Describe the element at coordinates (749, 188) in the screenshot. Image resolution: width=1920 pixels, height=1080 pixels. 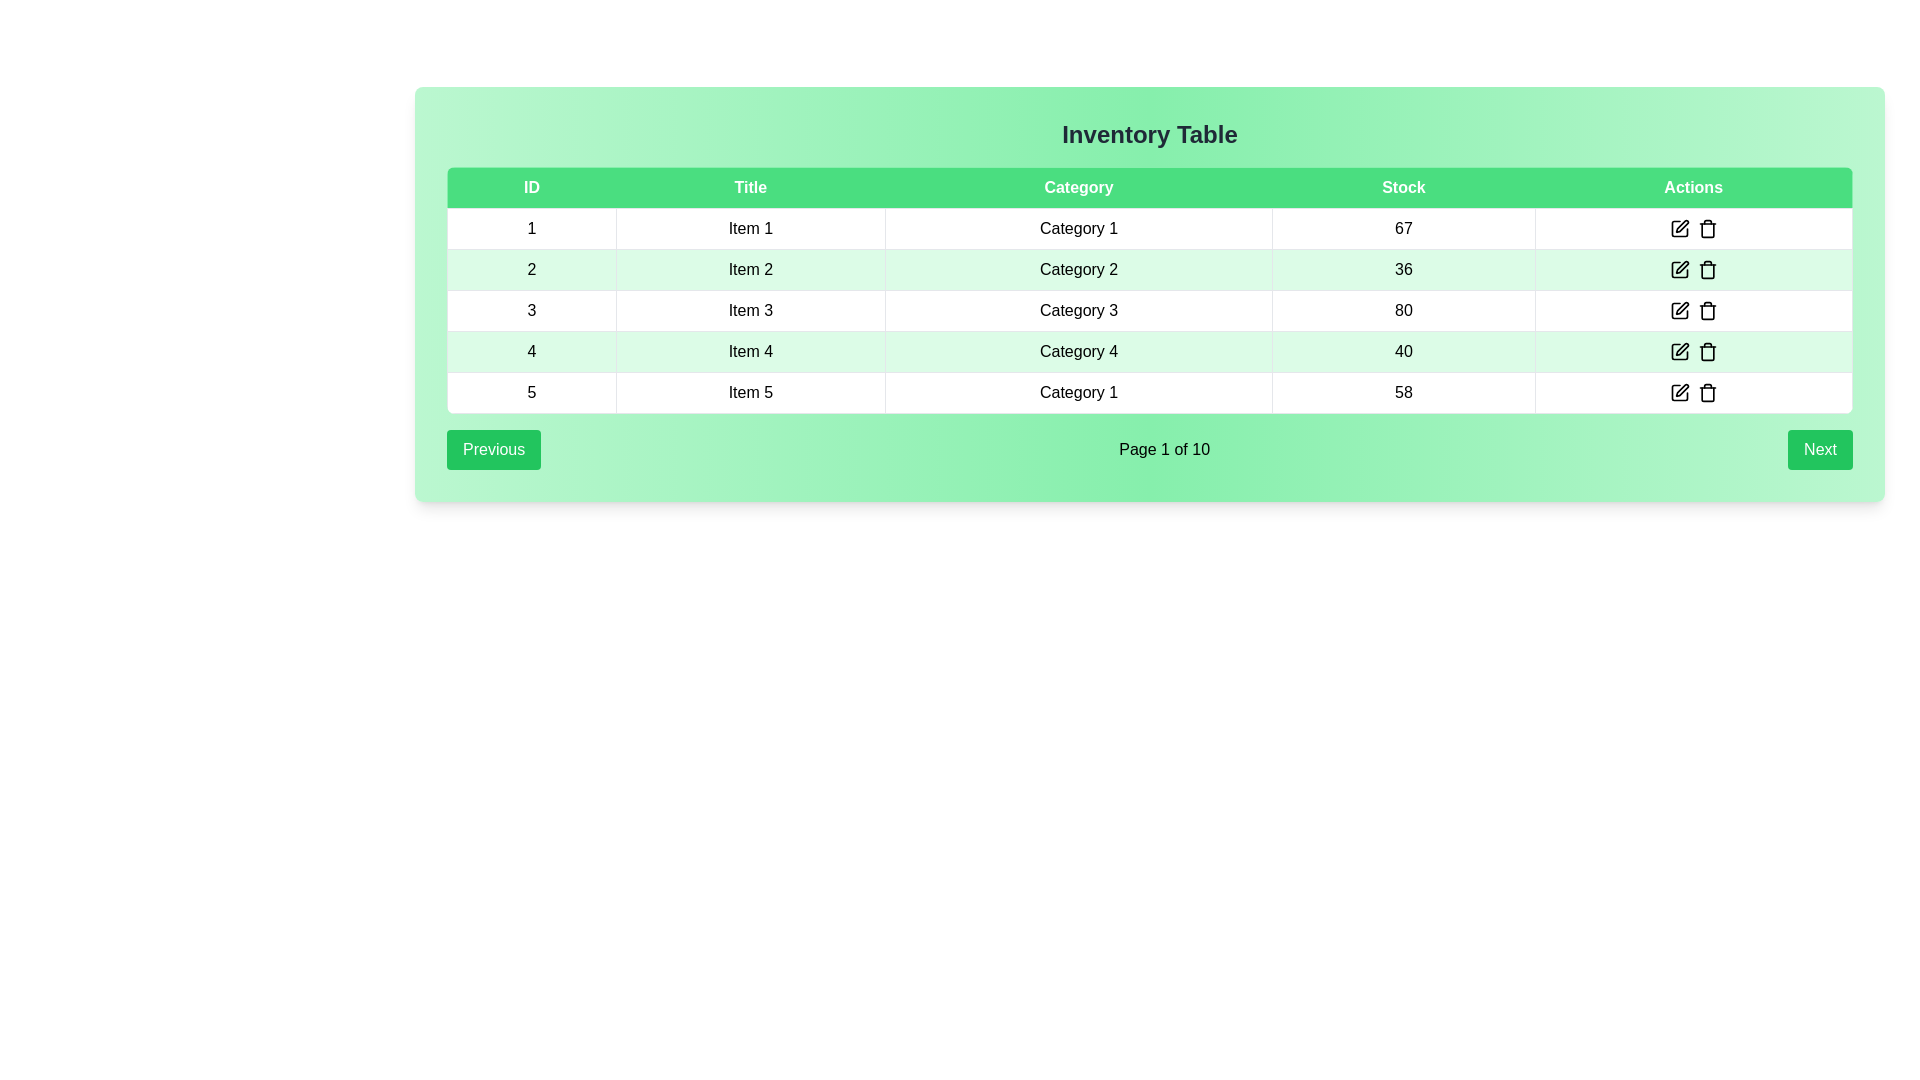
I see `the 'Title' text label with a green background and white text, which is centrally aligned and positioned between 'ID' and 'Category'` at that location.